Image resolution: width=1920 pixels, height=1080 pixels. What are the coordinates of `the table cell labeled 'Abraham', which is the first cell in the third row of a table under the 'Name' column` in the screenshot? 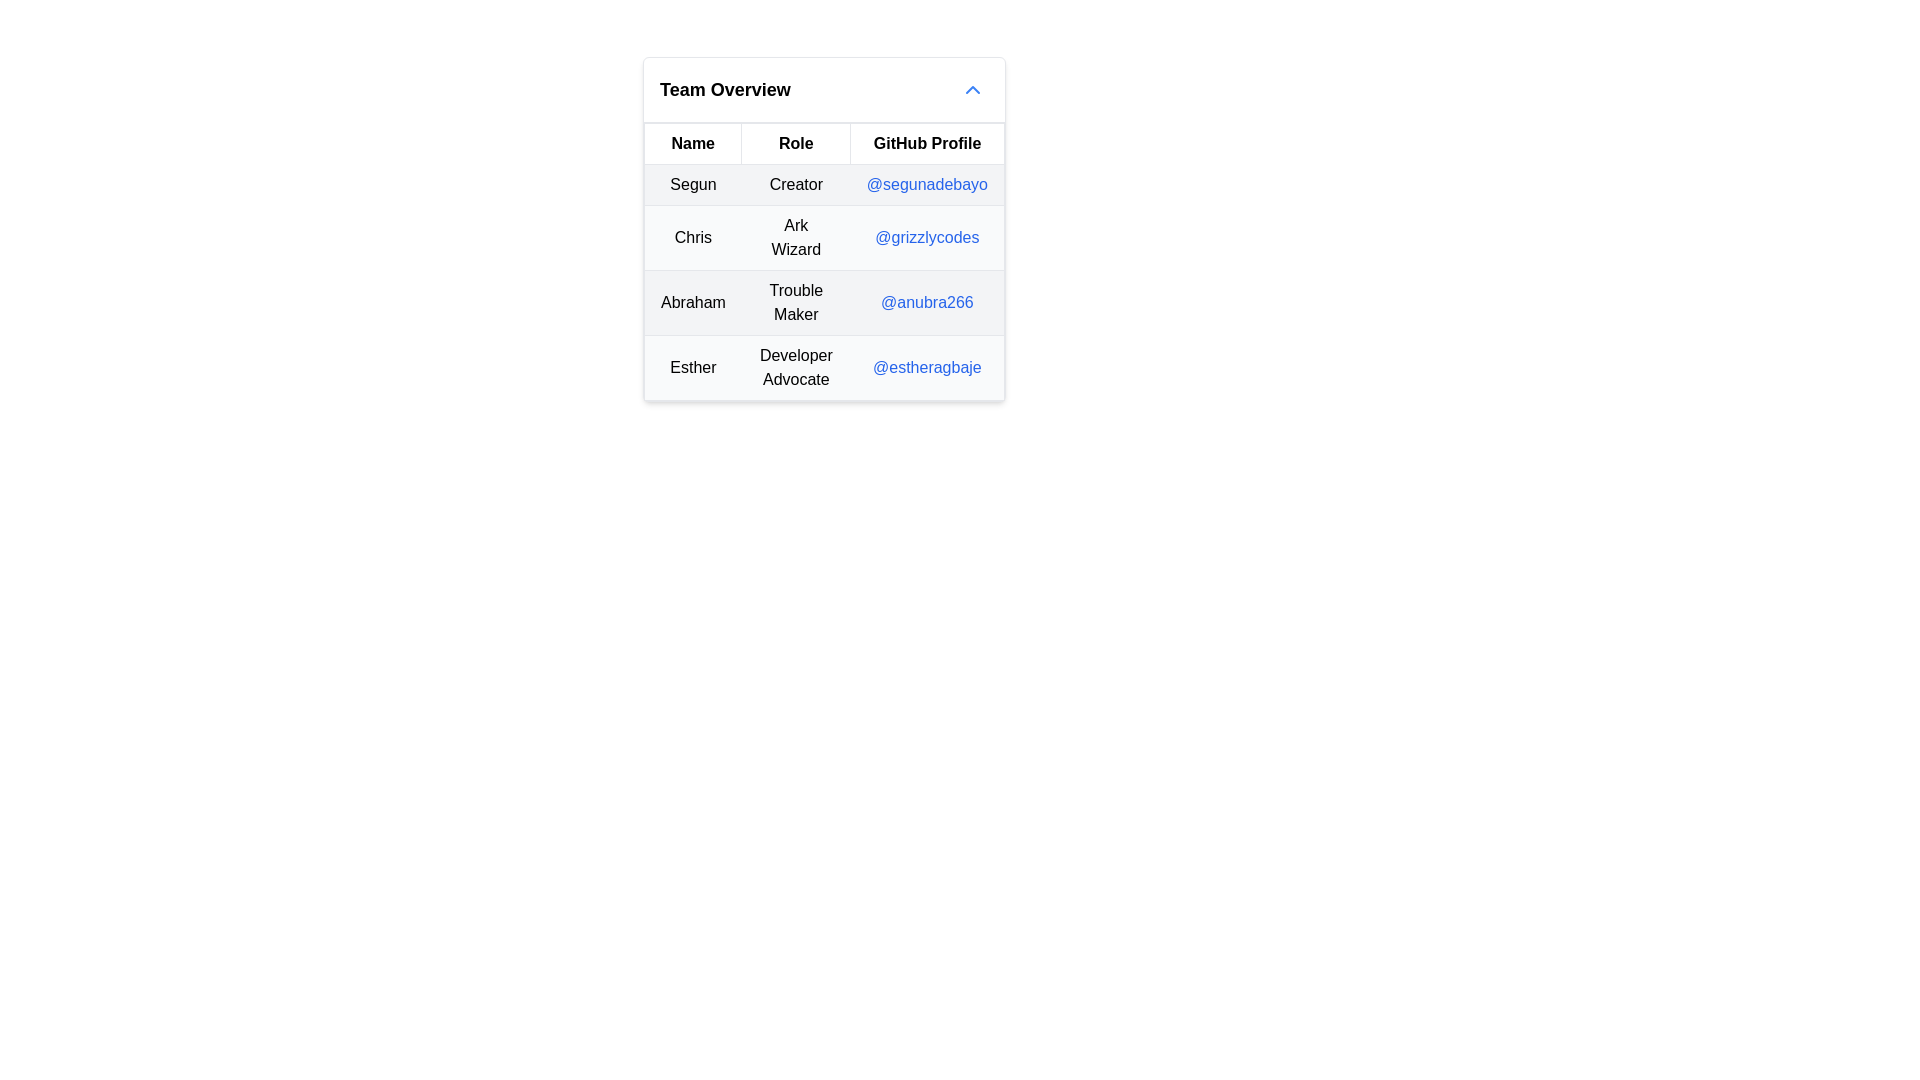 It's located at (693, 303).